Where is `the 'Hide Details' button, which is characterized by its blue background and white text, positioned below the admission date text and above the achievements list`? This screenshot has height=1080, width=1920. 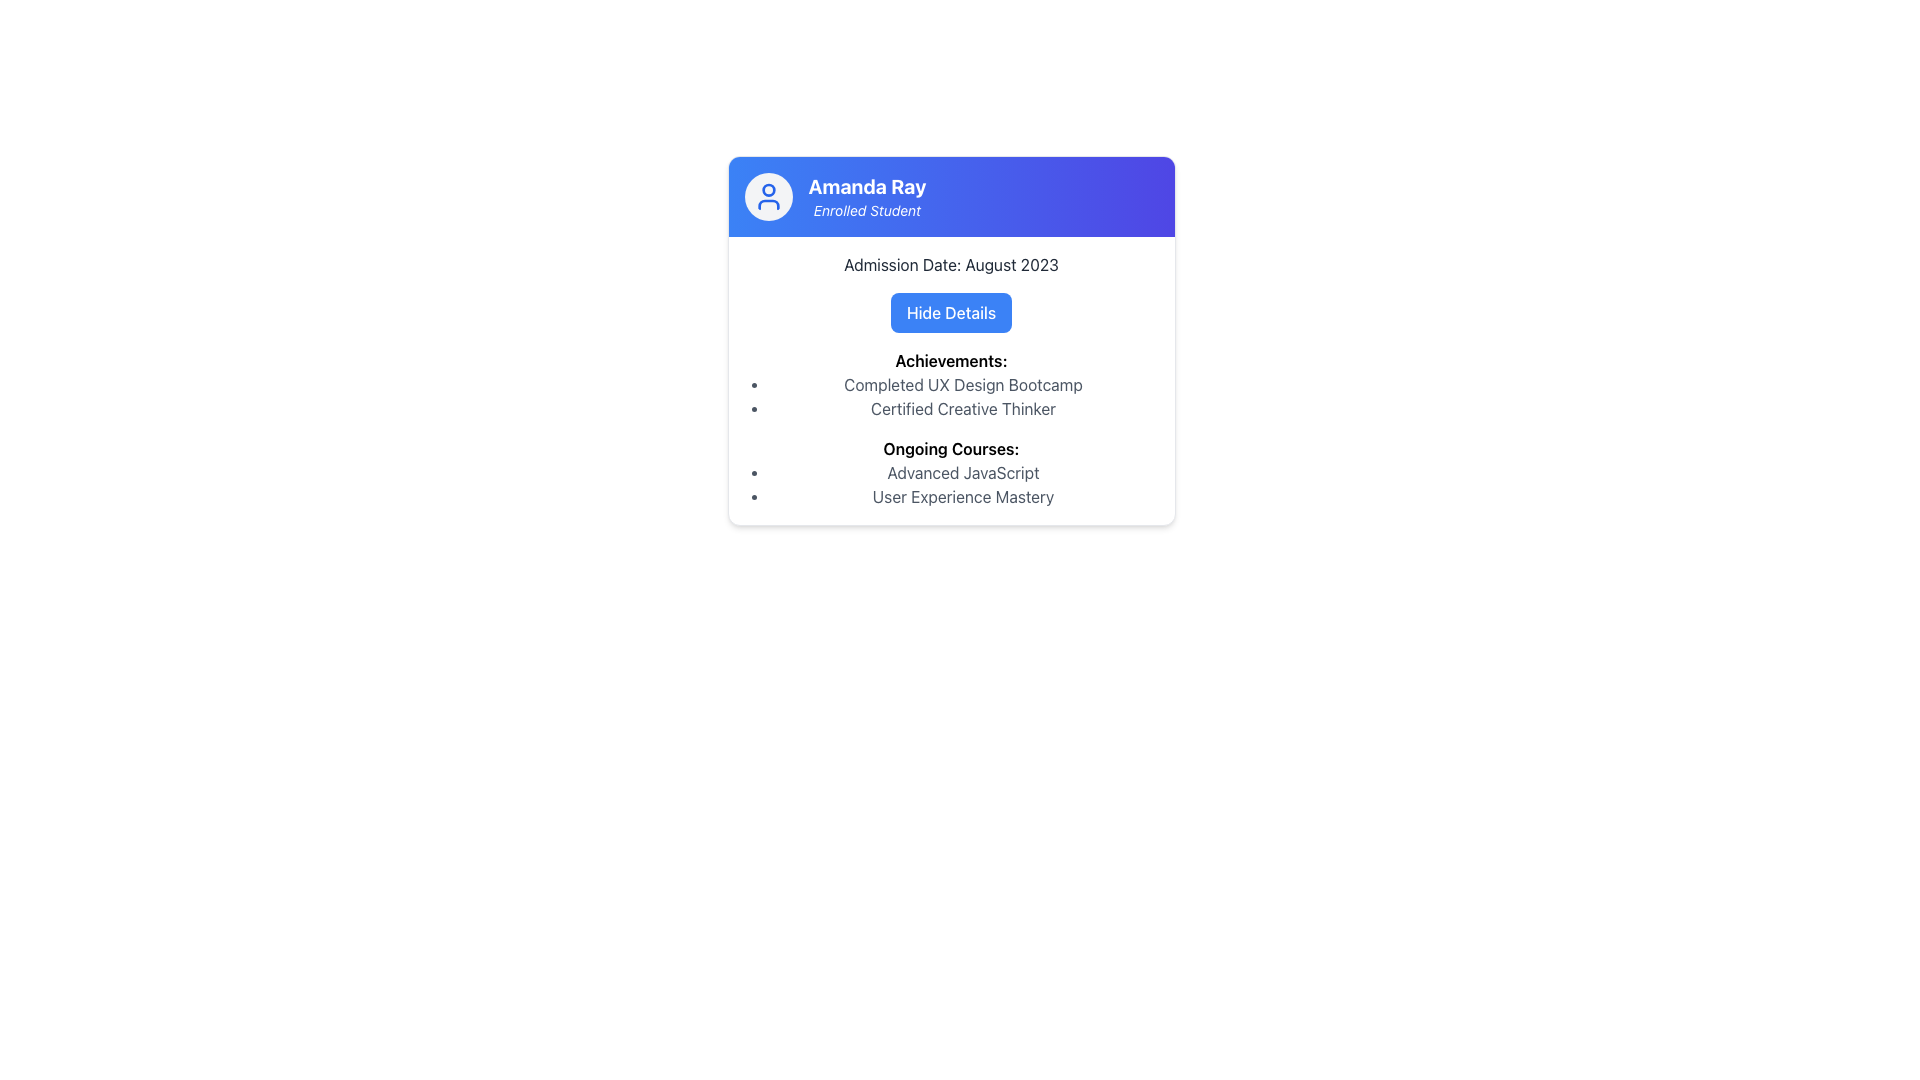
the 'Hide Details' button, which is characterized by its blue background and white text, positioned below the admission date text and above the achievements list is located at coordinates (950, 312).